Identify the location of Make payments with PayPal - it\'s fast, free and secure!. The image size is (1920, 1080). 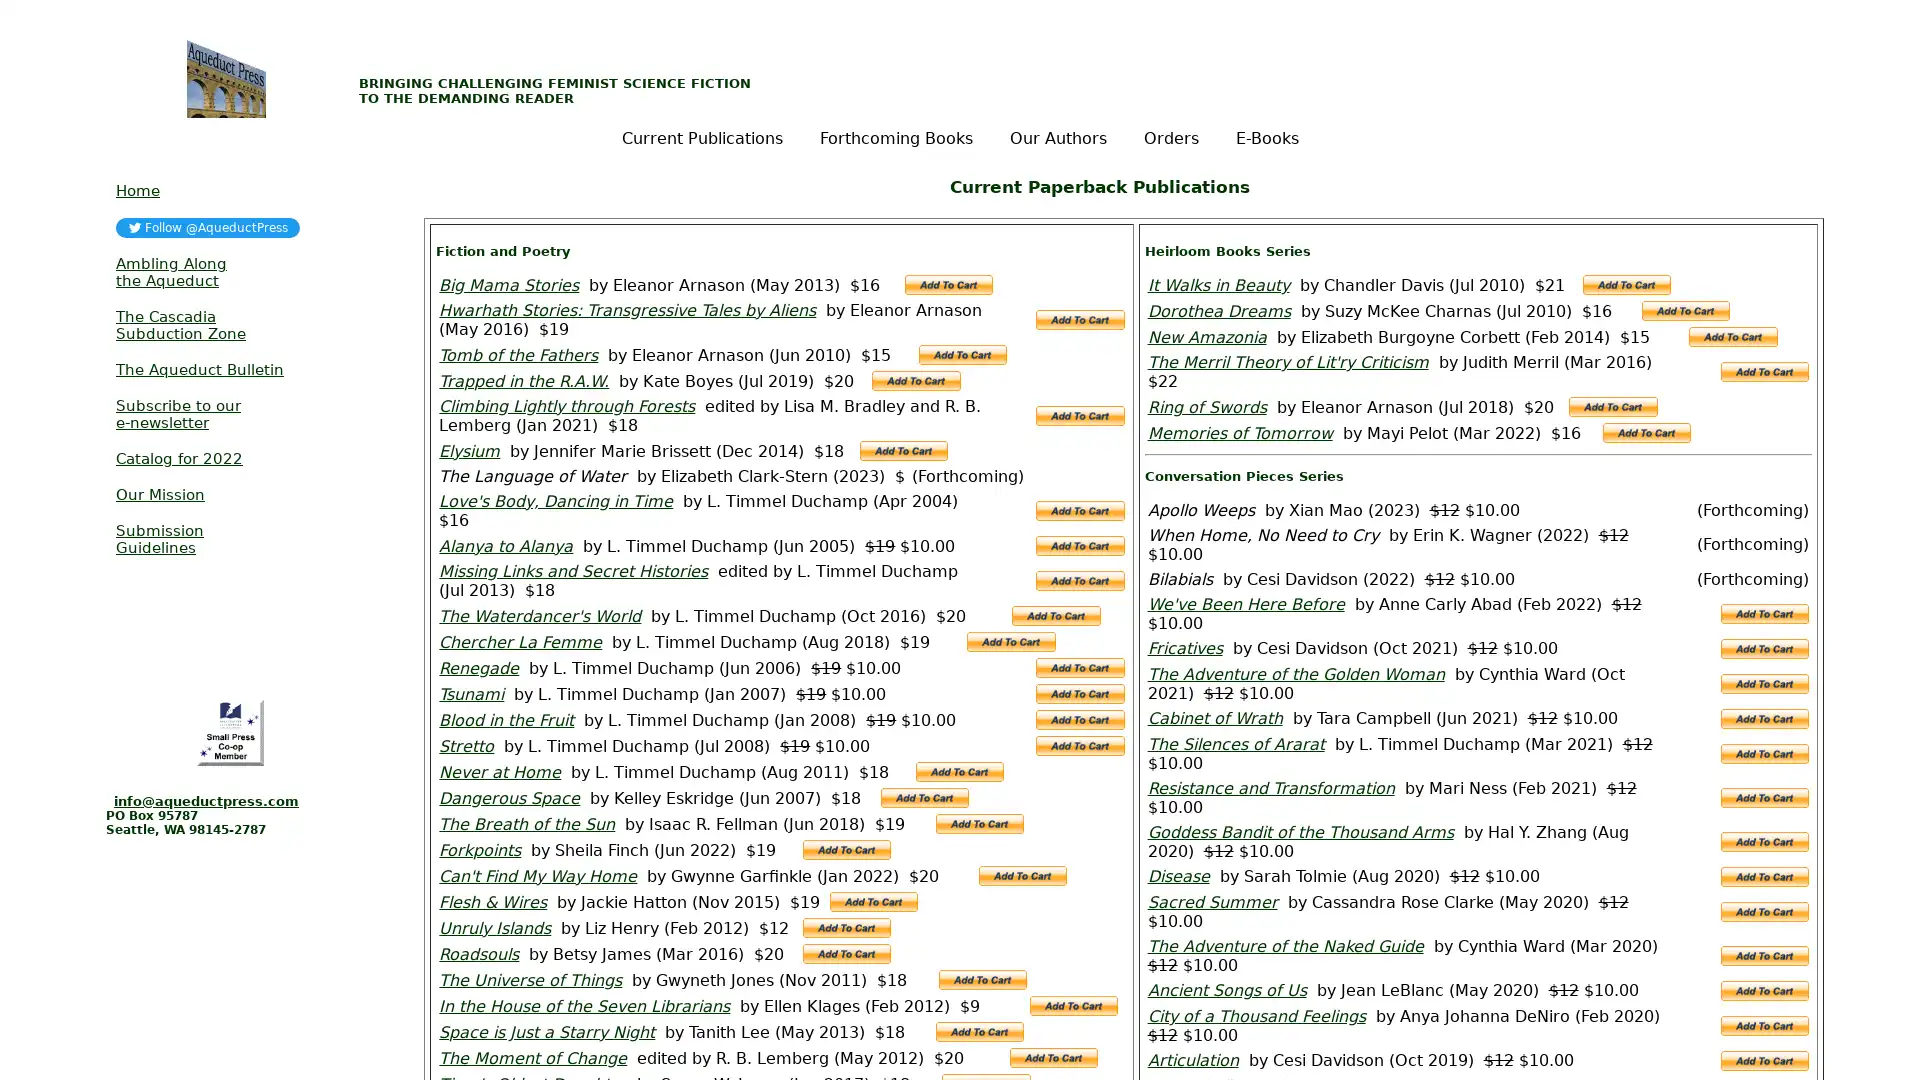
(1052, 1056).